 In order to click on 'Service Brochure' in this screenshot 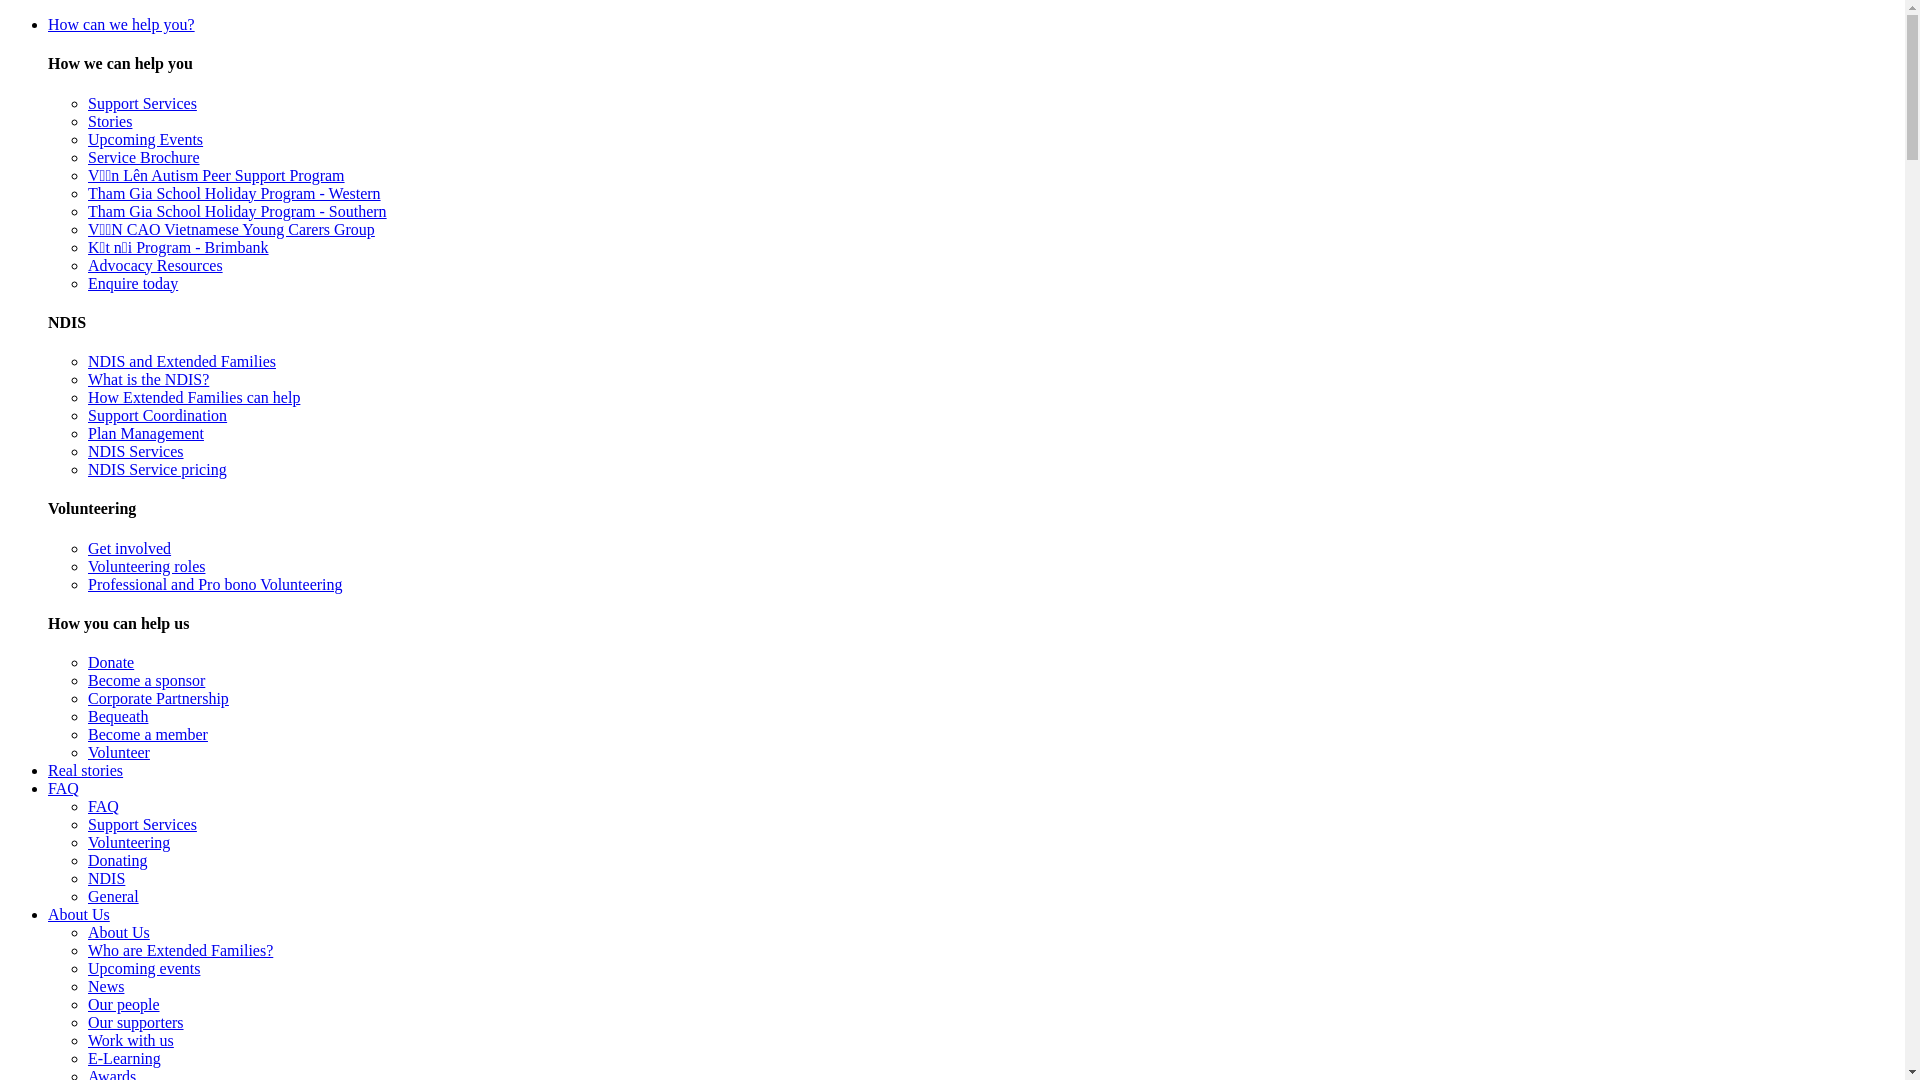, I will do `click(86, 156)`.